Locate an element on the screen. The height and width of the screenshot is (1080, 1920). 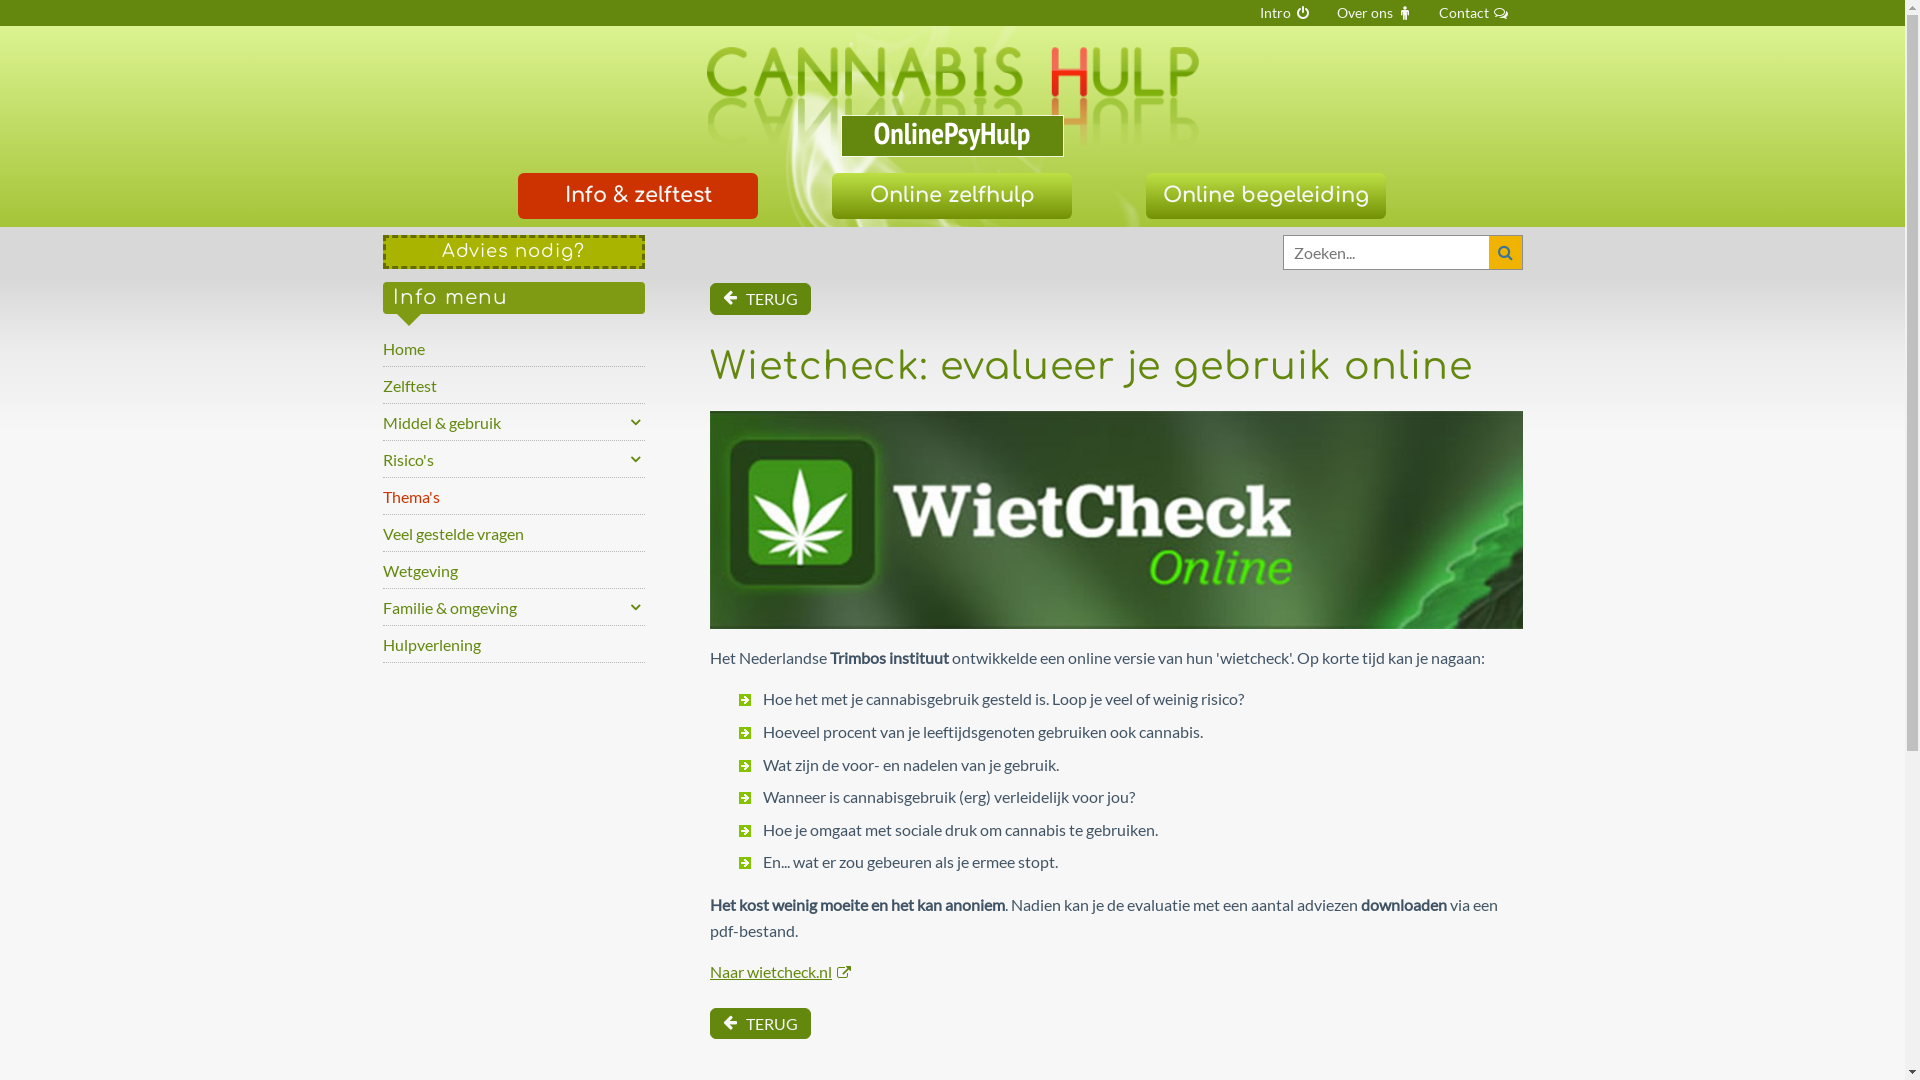
'Over ons' is located at coordinates (1324, 12).